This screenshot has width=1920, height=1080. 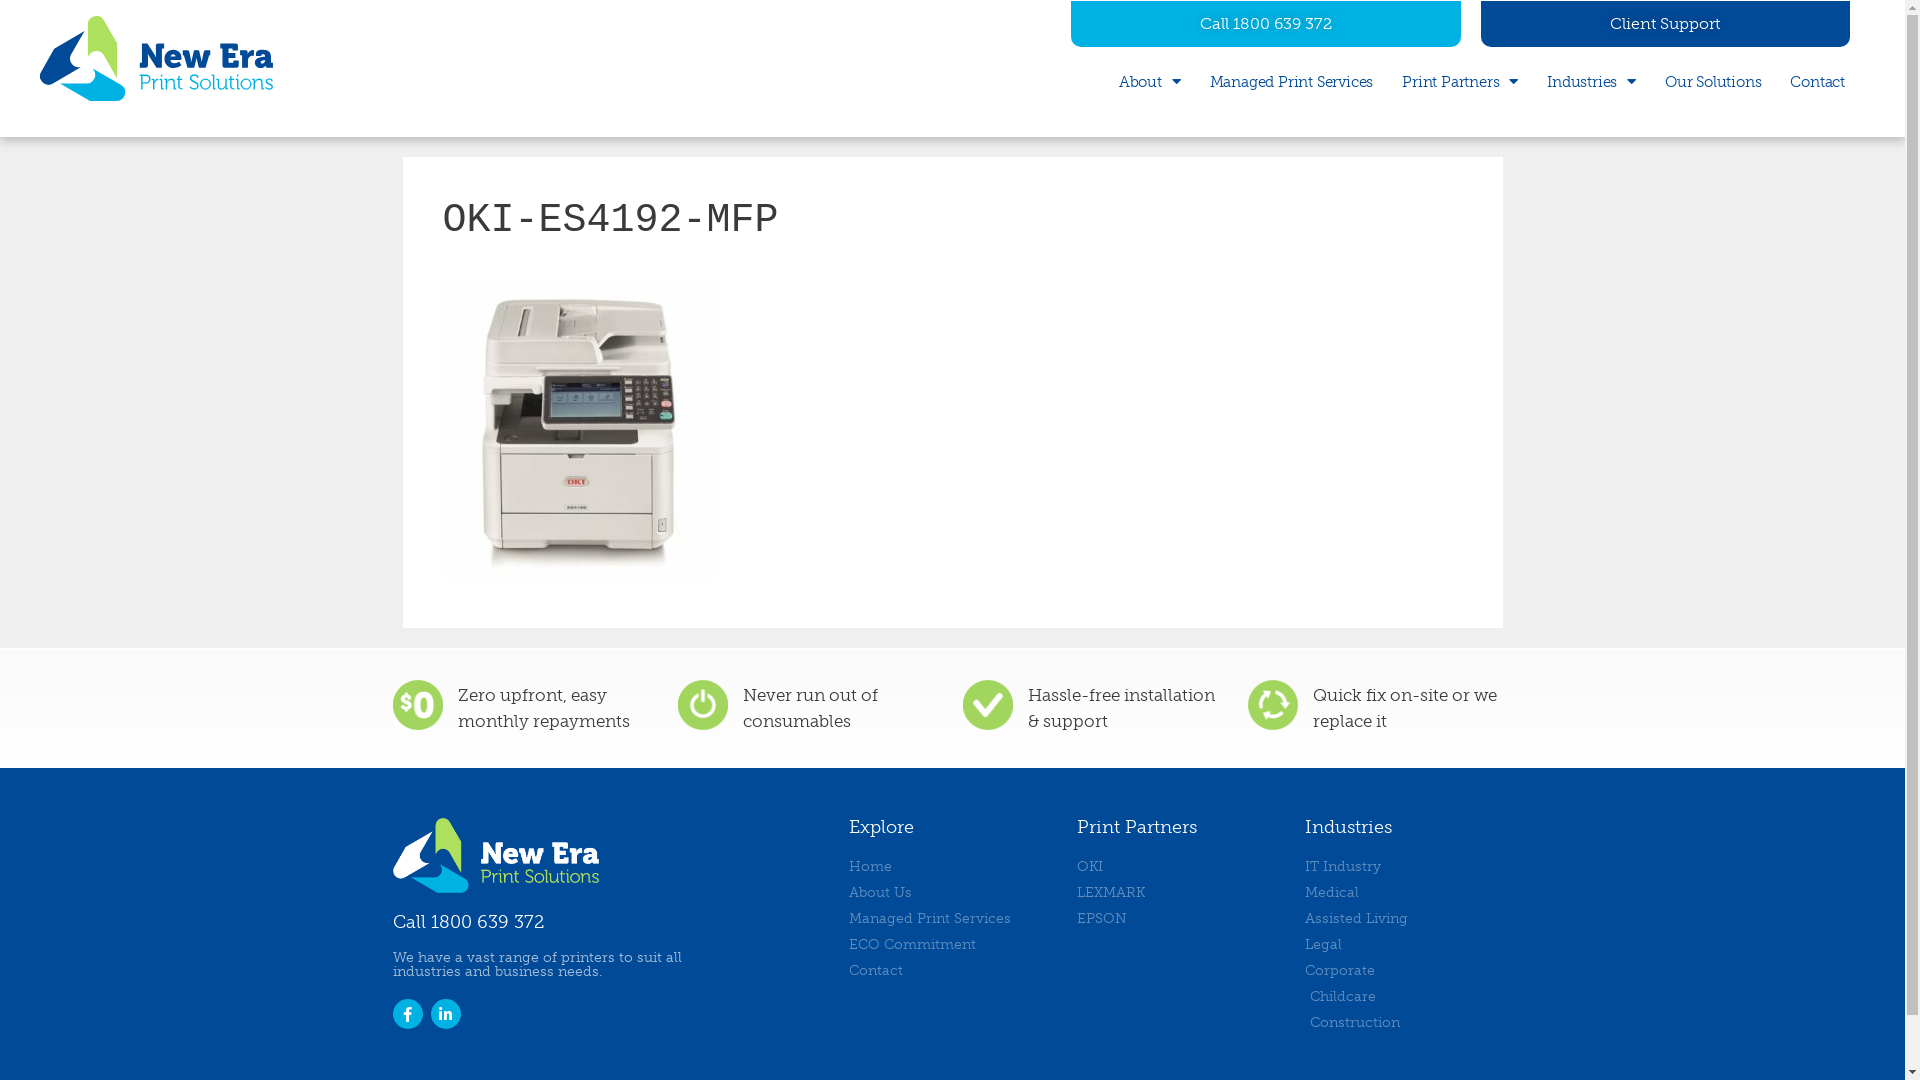 I want to click on 'Home', so click(x=950, y=865).